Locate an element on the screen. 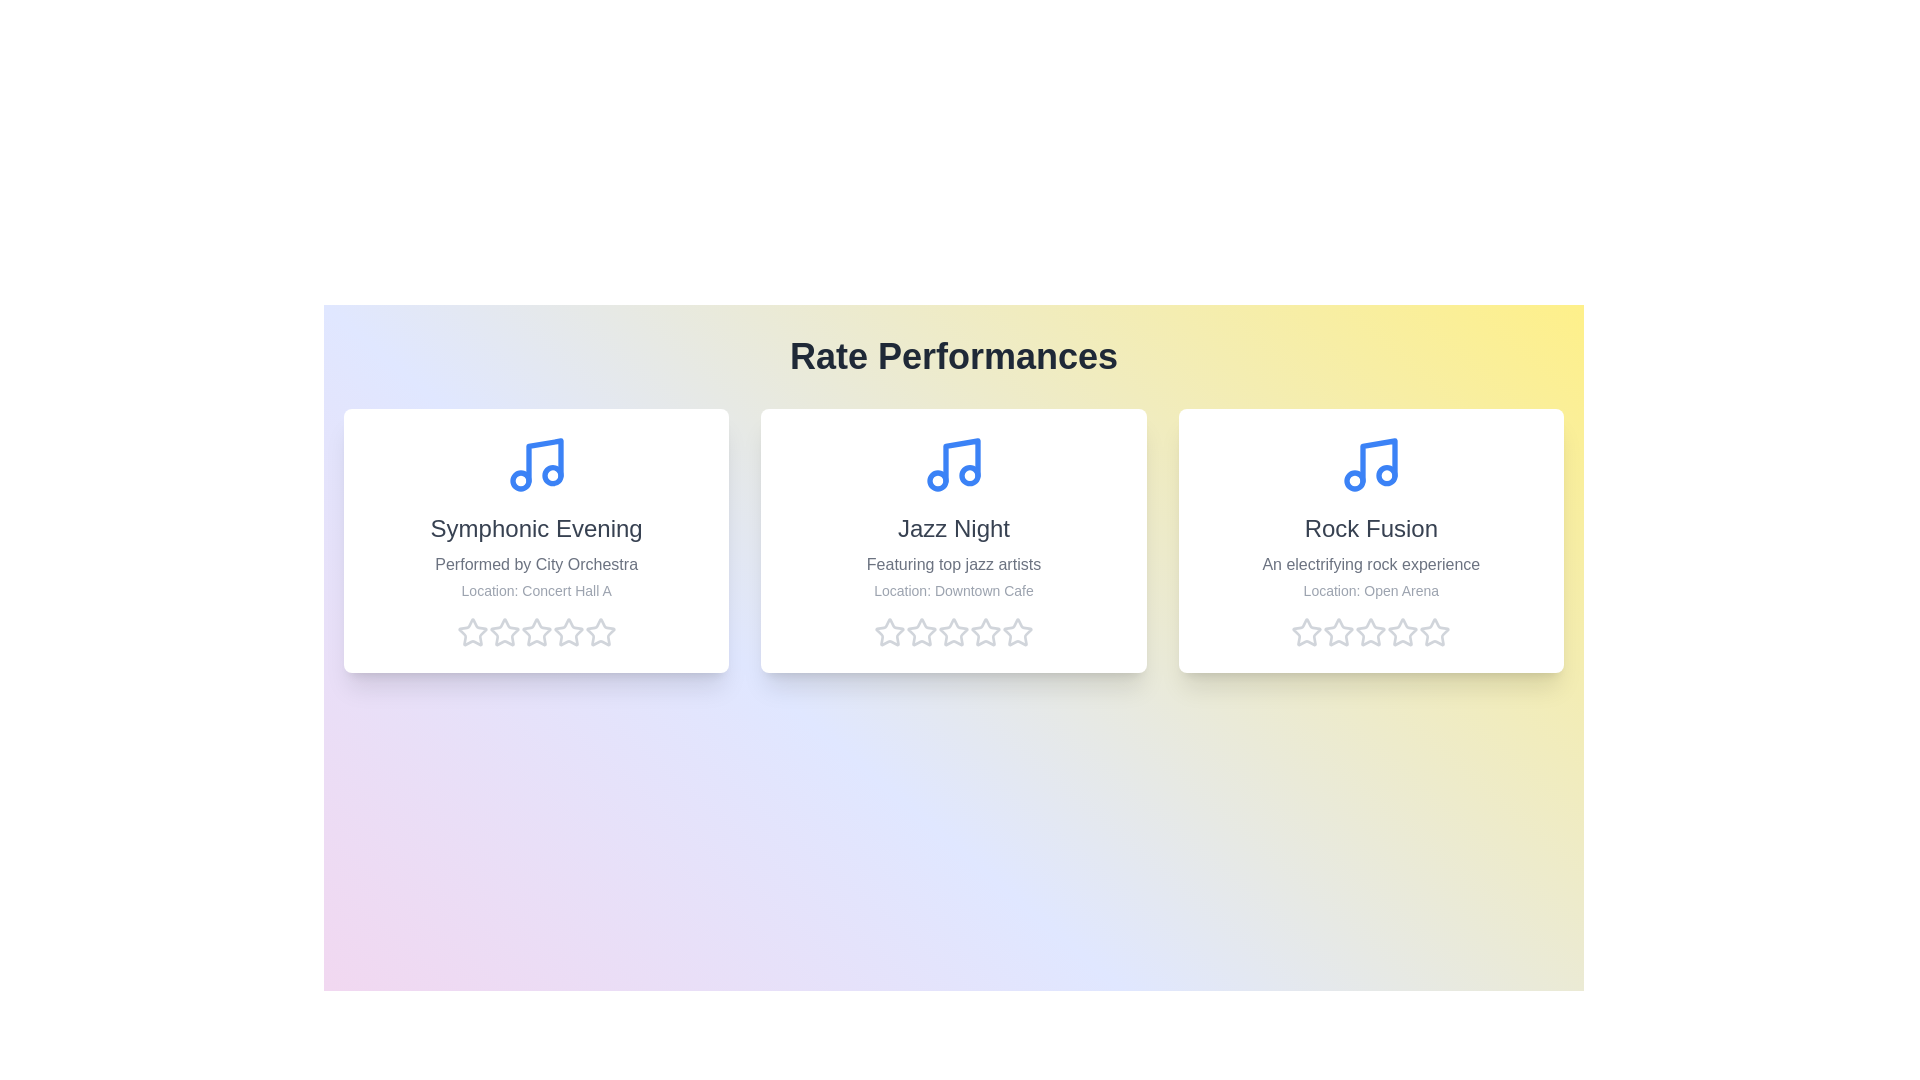  the performance card for Rock Fusion to read its details is located at coordinates (1370, 540).